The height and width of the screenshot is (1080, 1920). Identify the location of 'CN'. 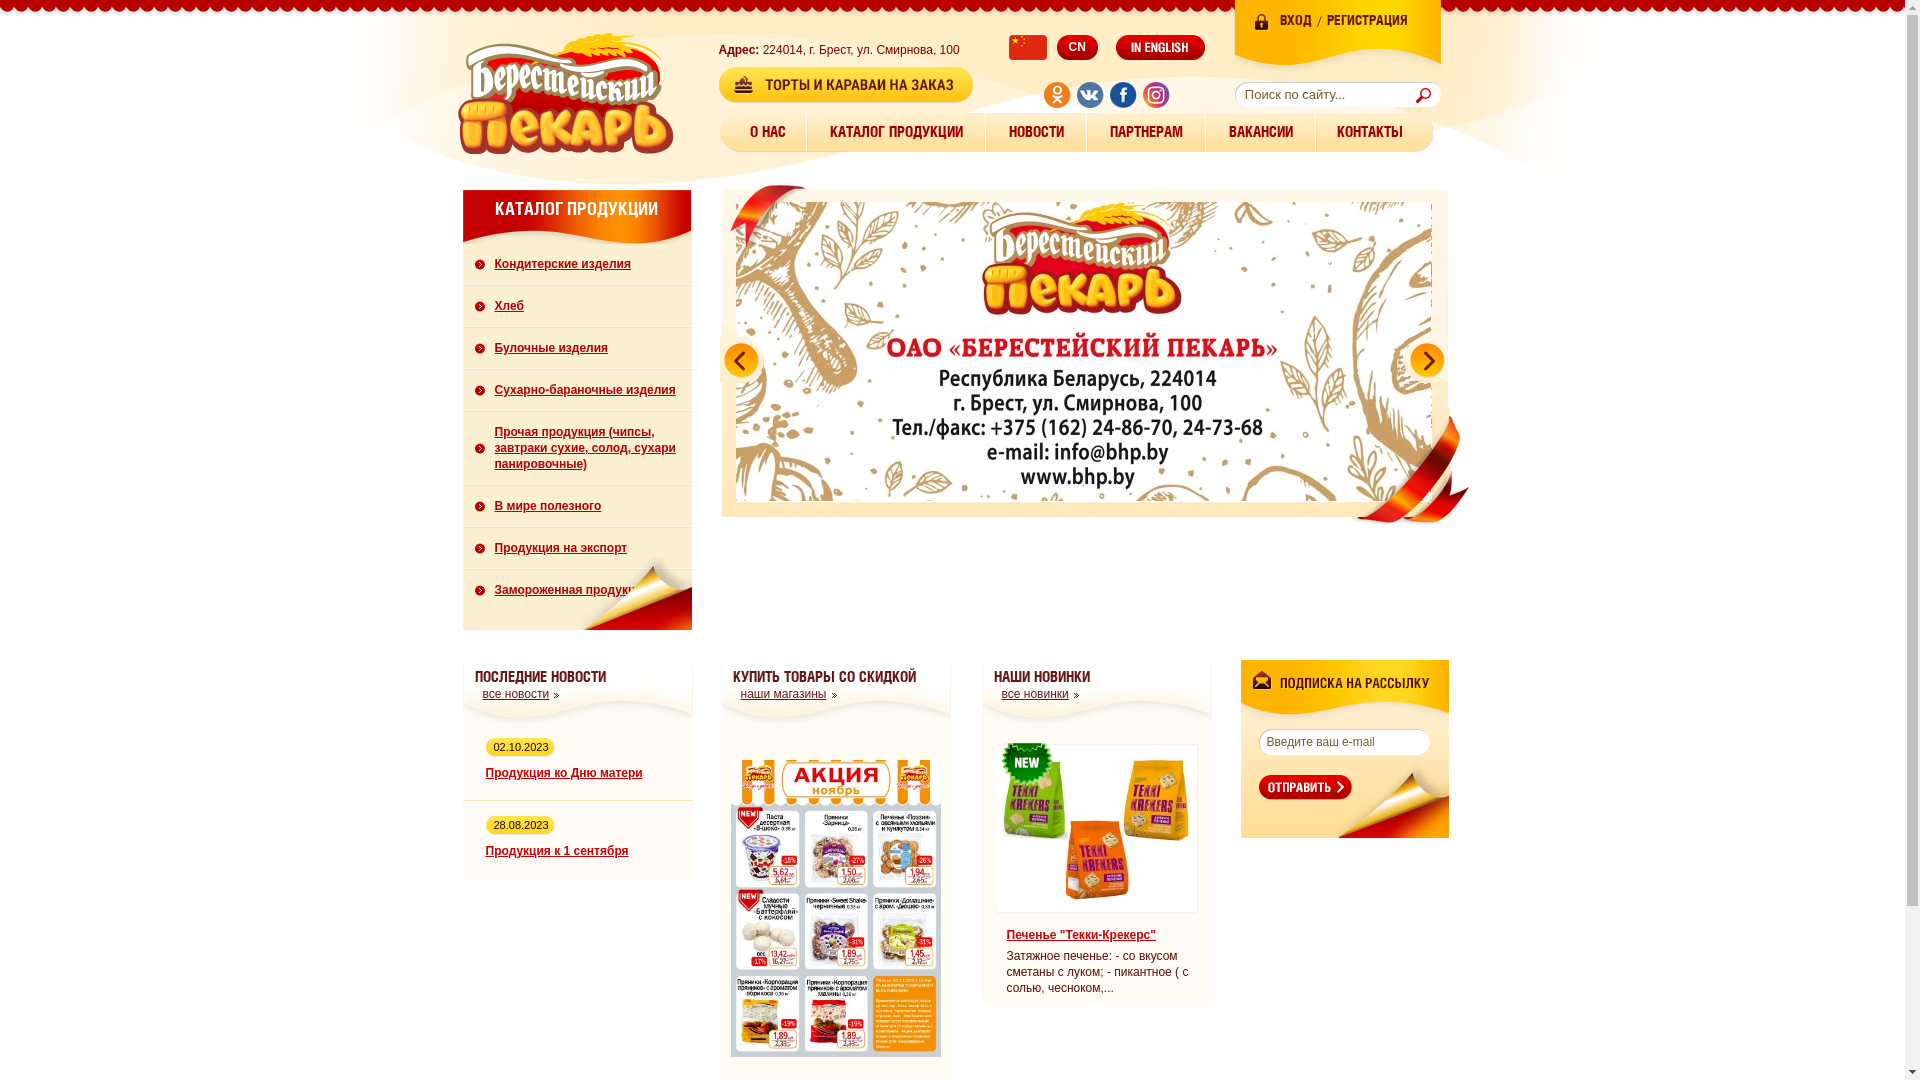
(1051, 46).